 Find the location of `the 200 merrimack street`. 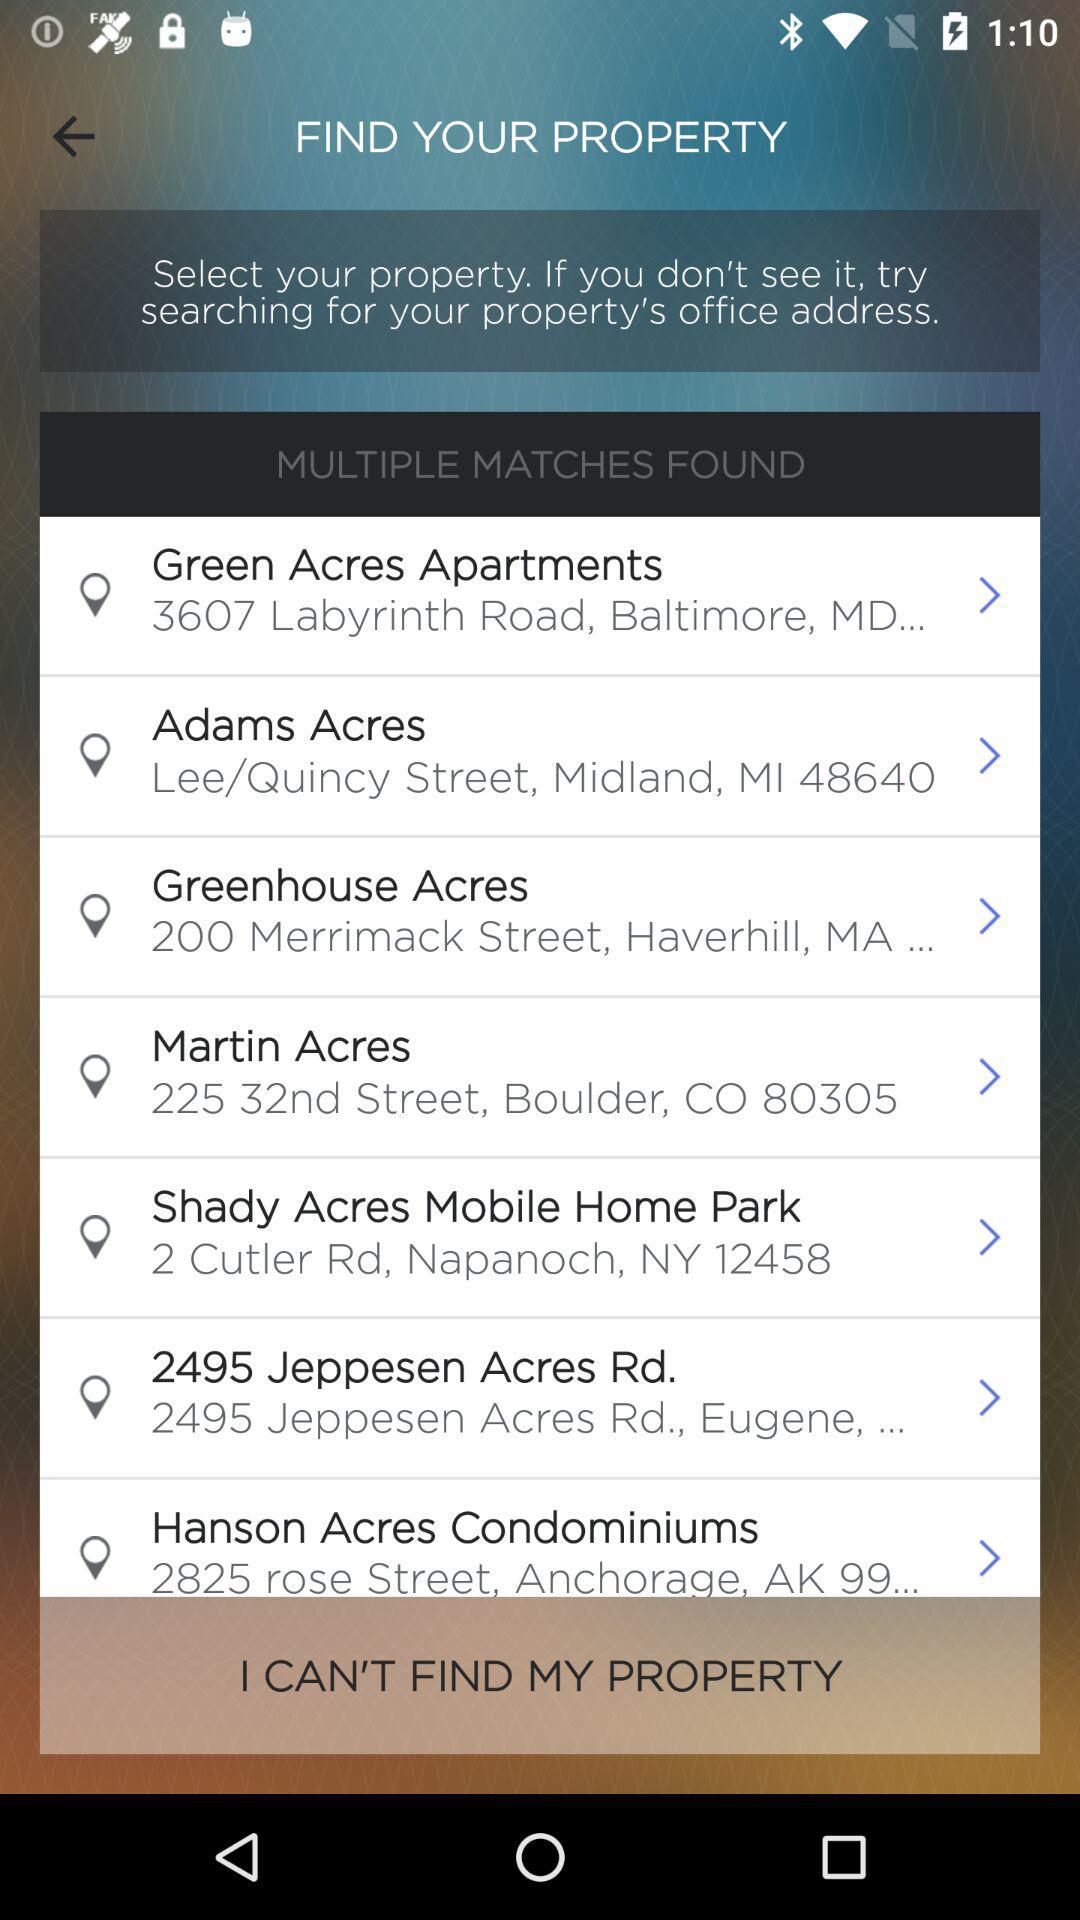

the 200 merrimack street is located at coordinates (545, 941).